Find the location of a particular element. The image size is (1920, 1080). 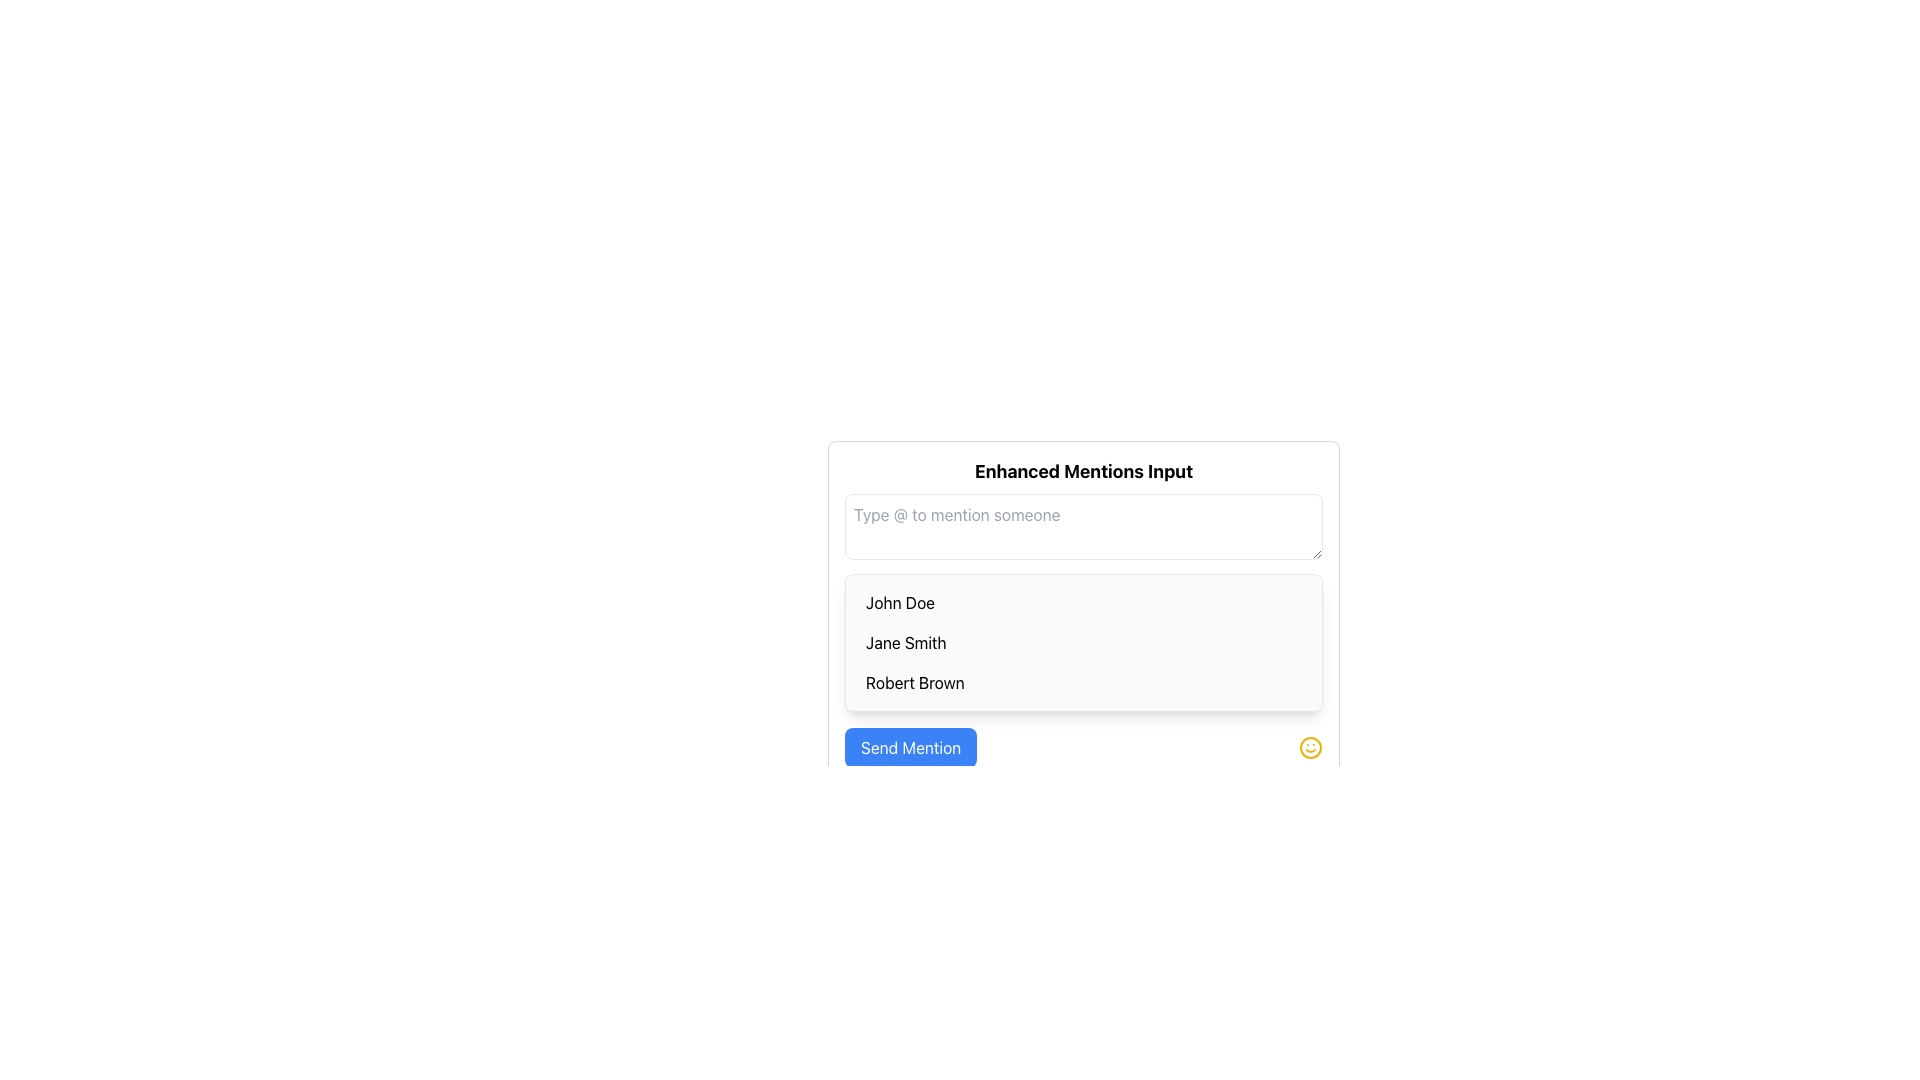

the blue rectangular button labeled 'Send Mention' to observe its hover effect is located at coordinates (910, 748).